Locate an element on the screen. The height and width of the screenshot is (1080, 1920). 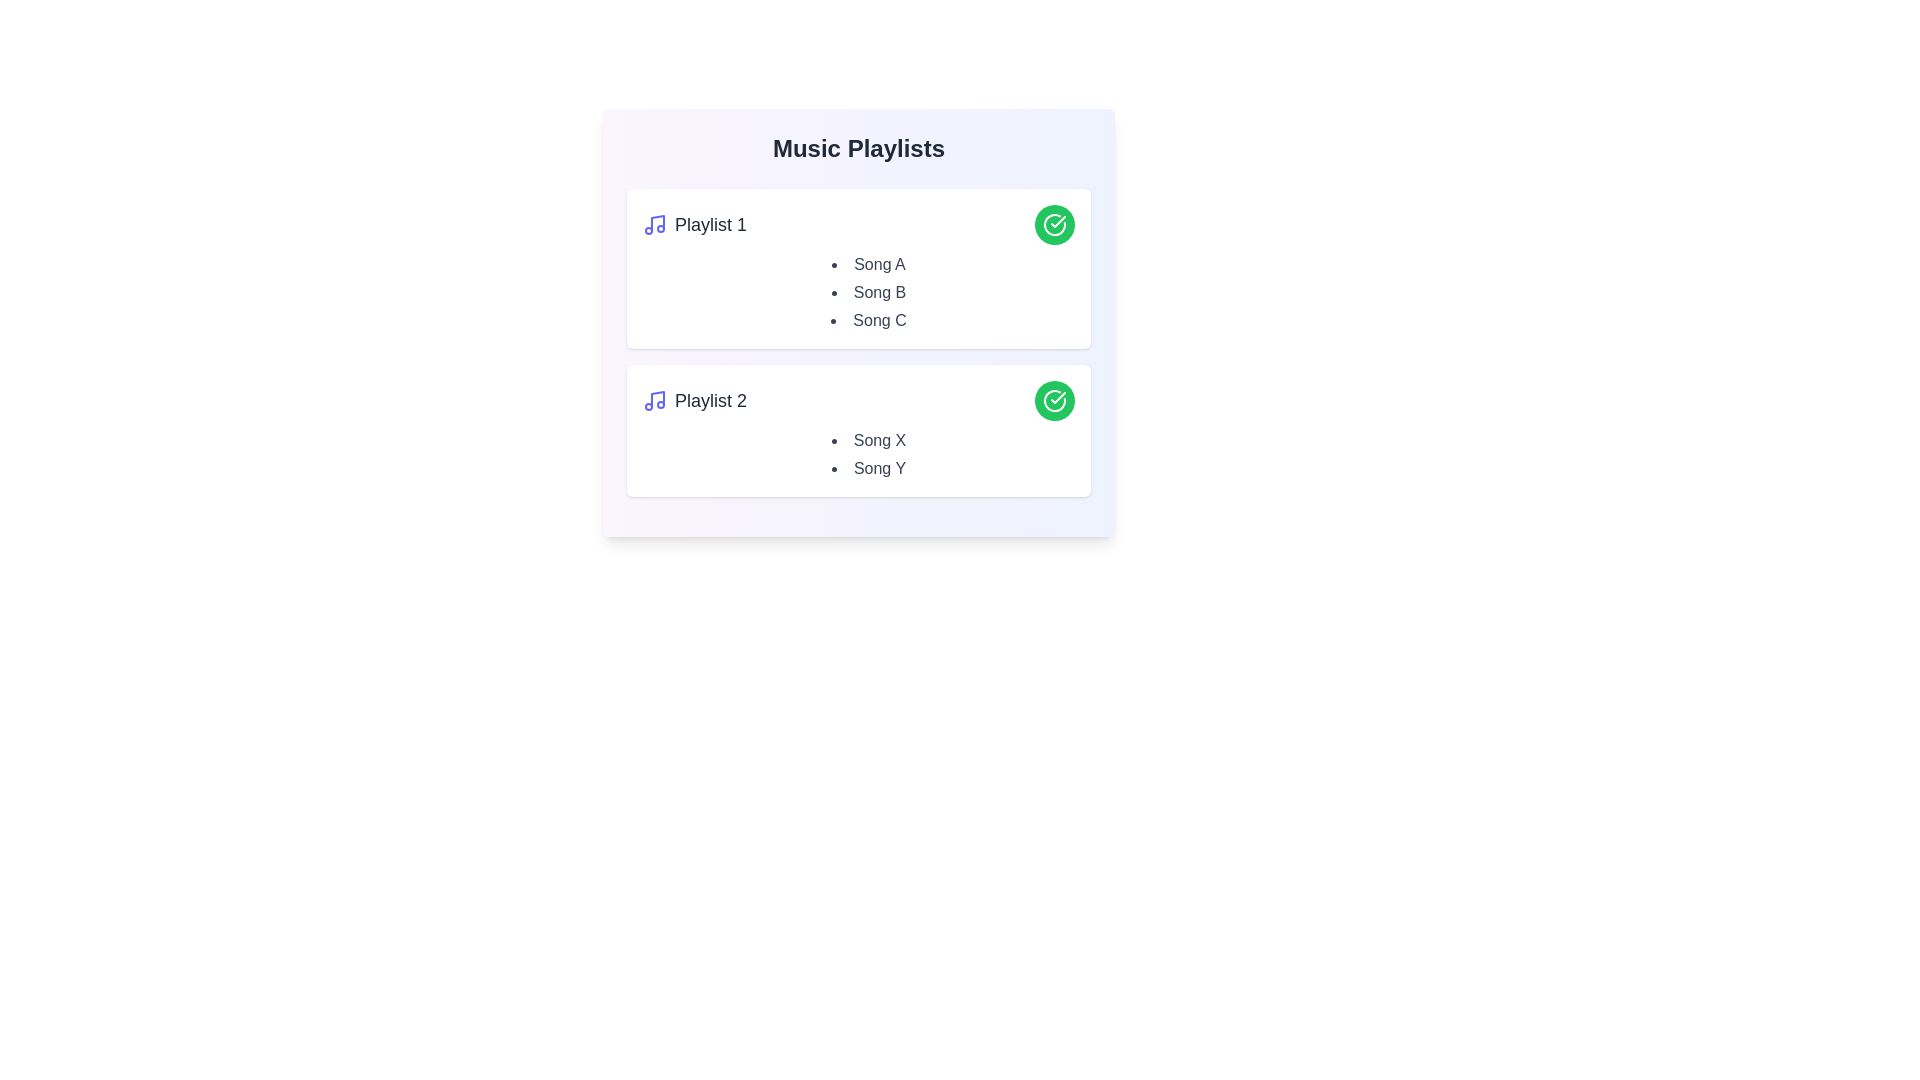
the playlist icon for Playlist 1 is located at coordinates (654, 224).